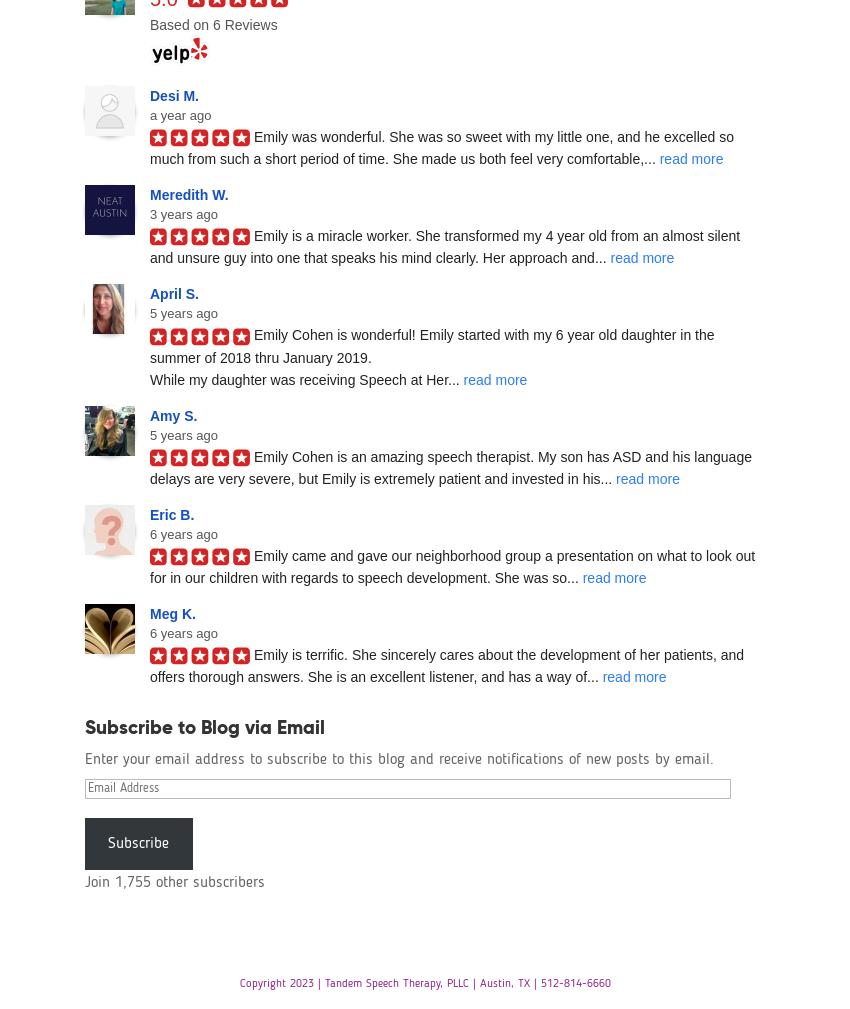 This screenshot has height=1009, width=850. I want to click on 'Eric B.', so click(171, 513).